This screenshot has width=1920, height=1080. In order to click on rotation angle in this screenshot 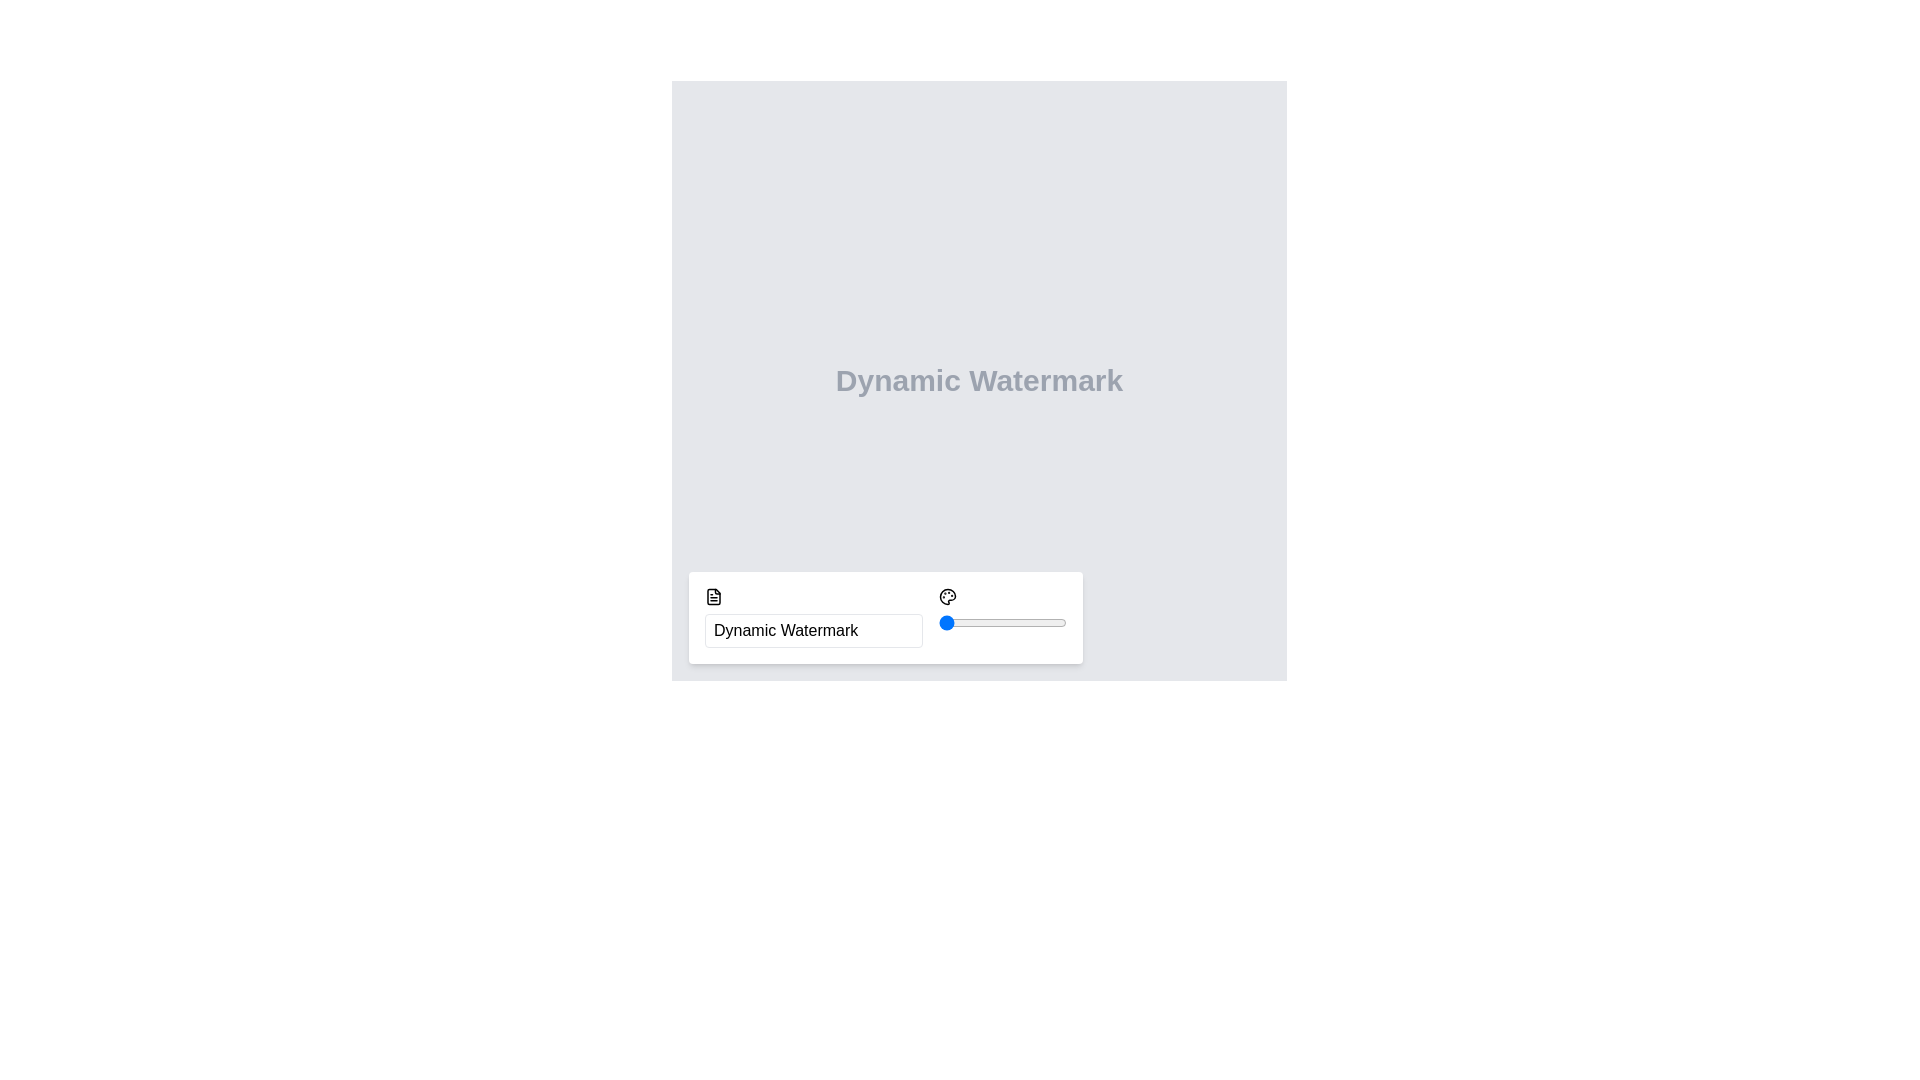, I will do `click(988, 622)`.